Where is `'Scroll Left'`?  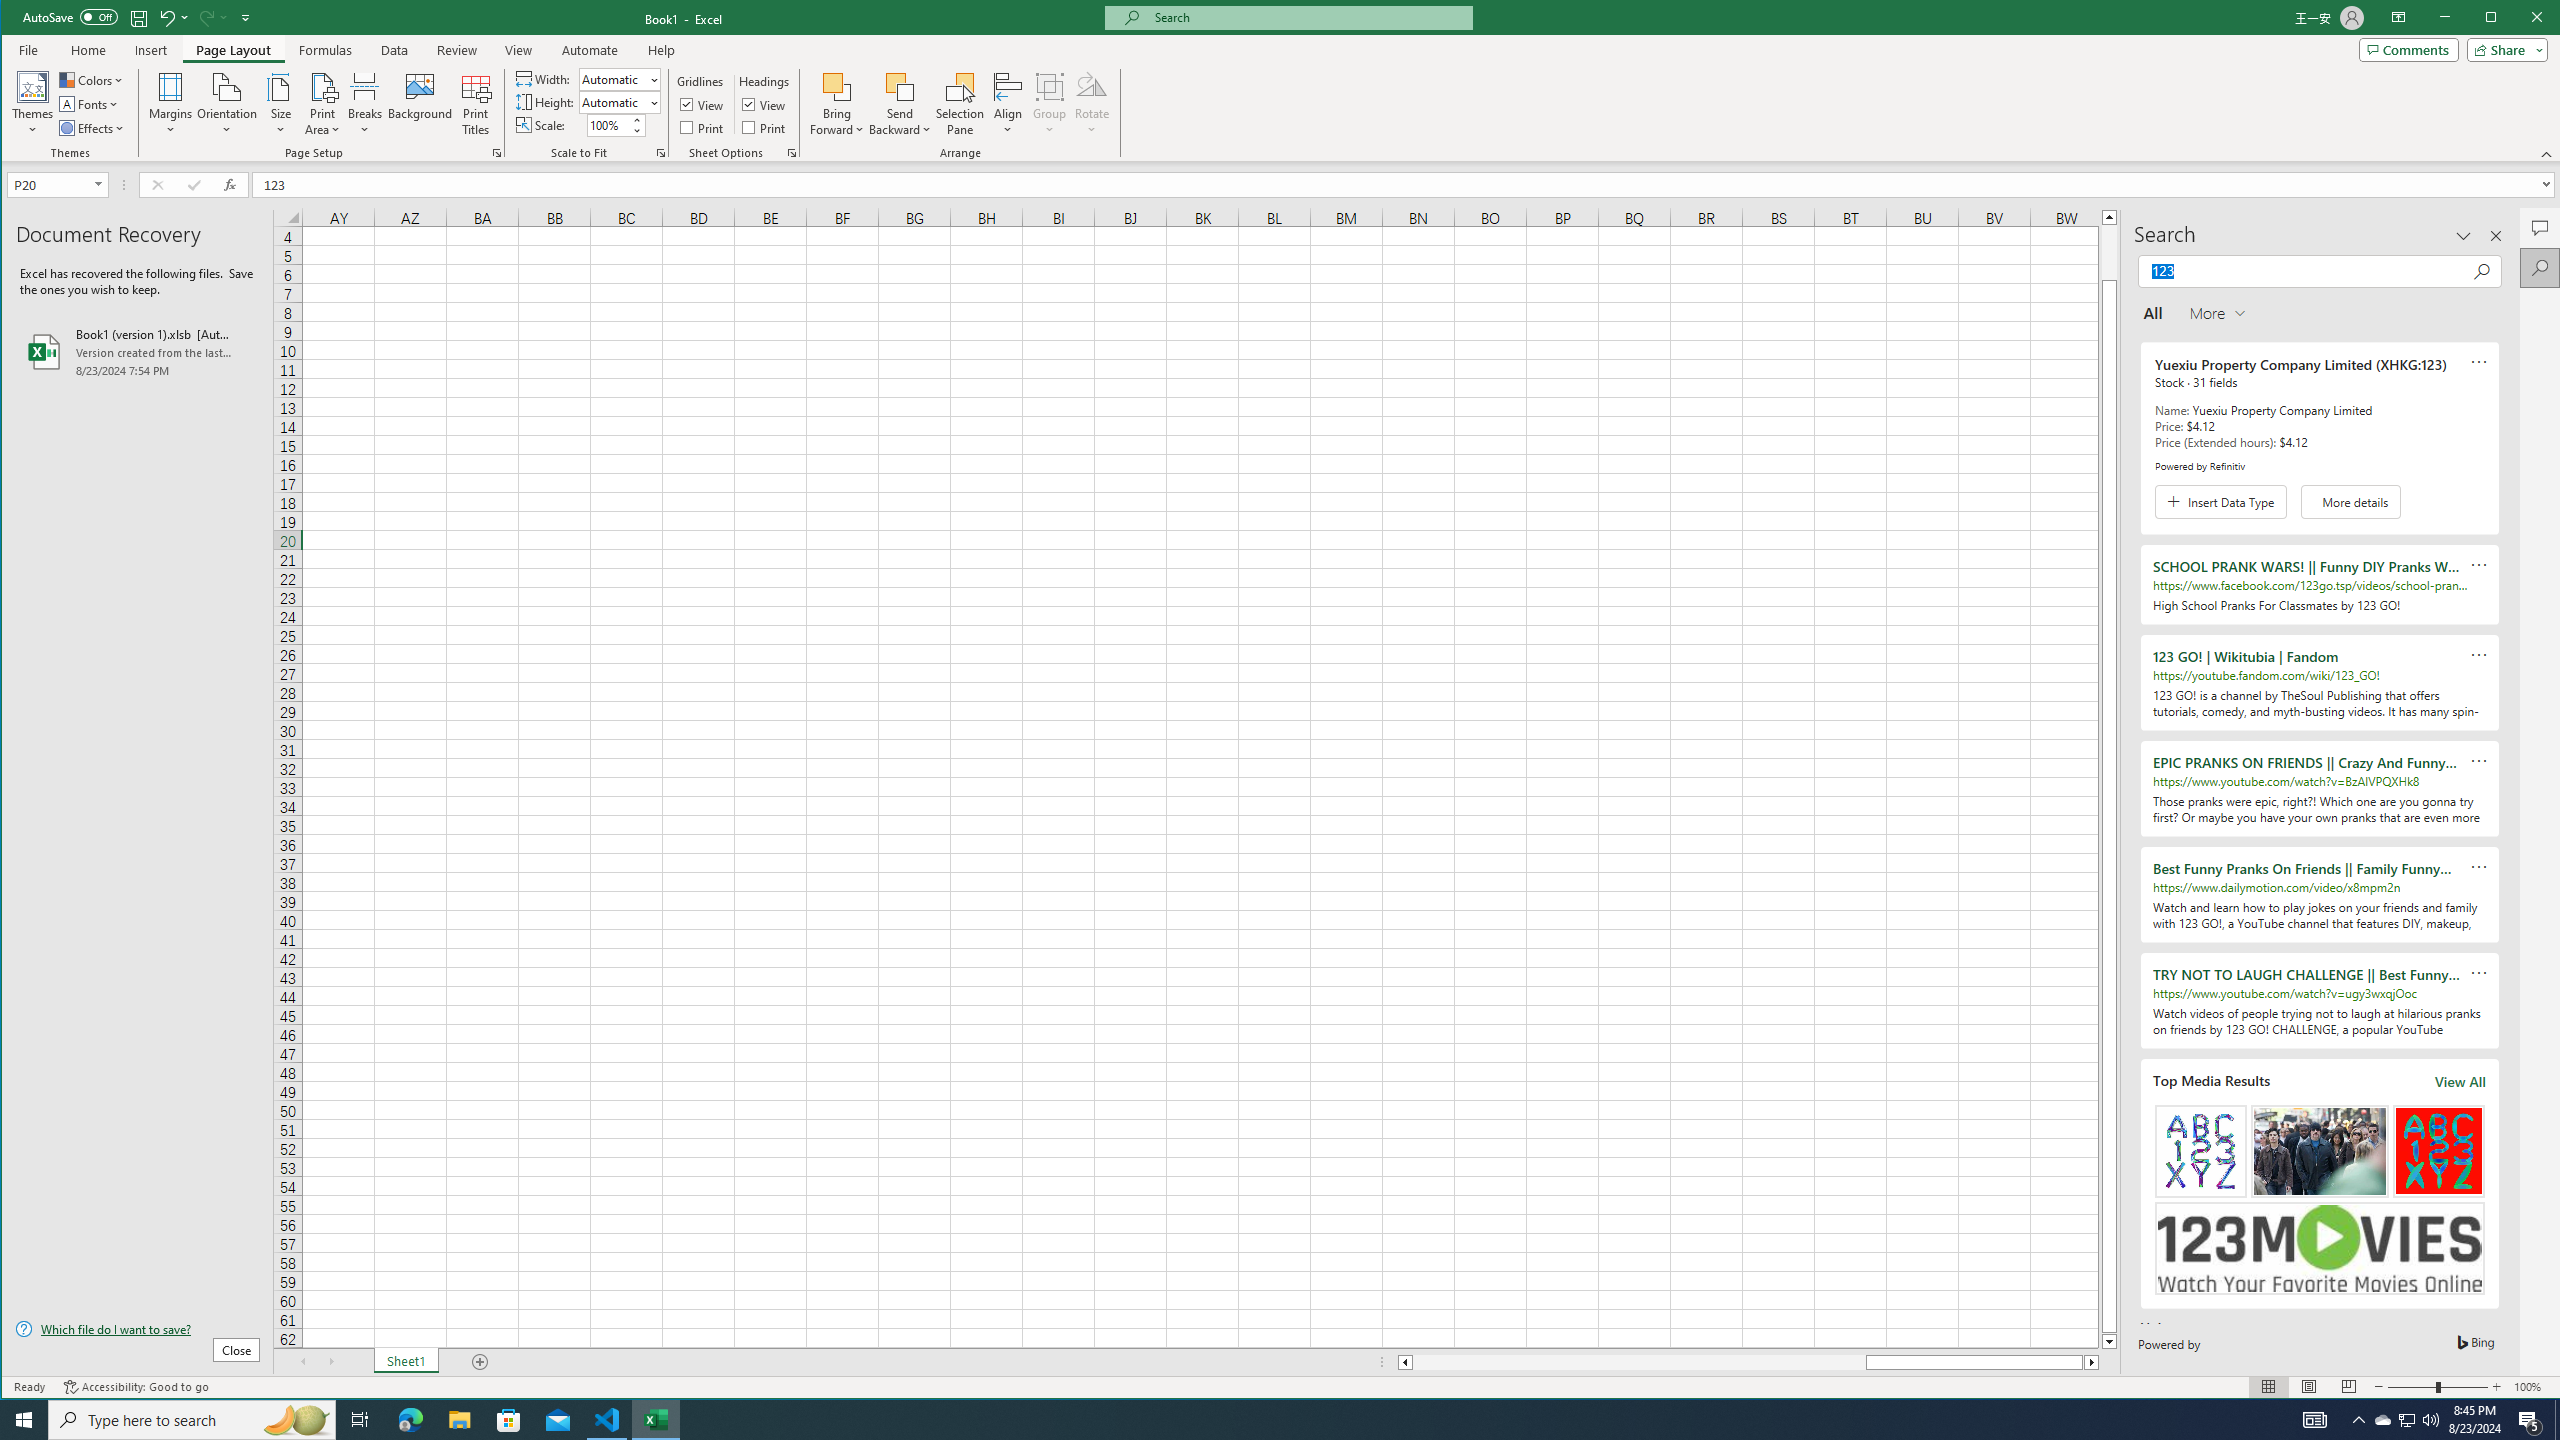 'Scroll Left' is located at coordinates (302, 1362).